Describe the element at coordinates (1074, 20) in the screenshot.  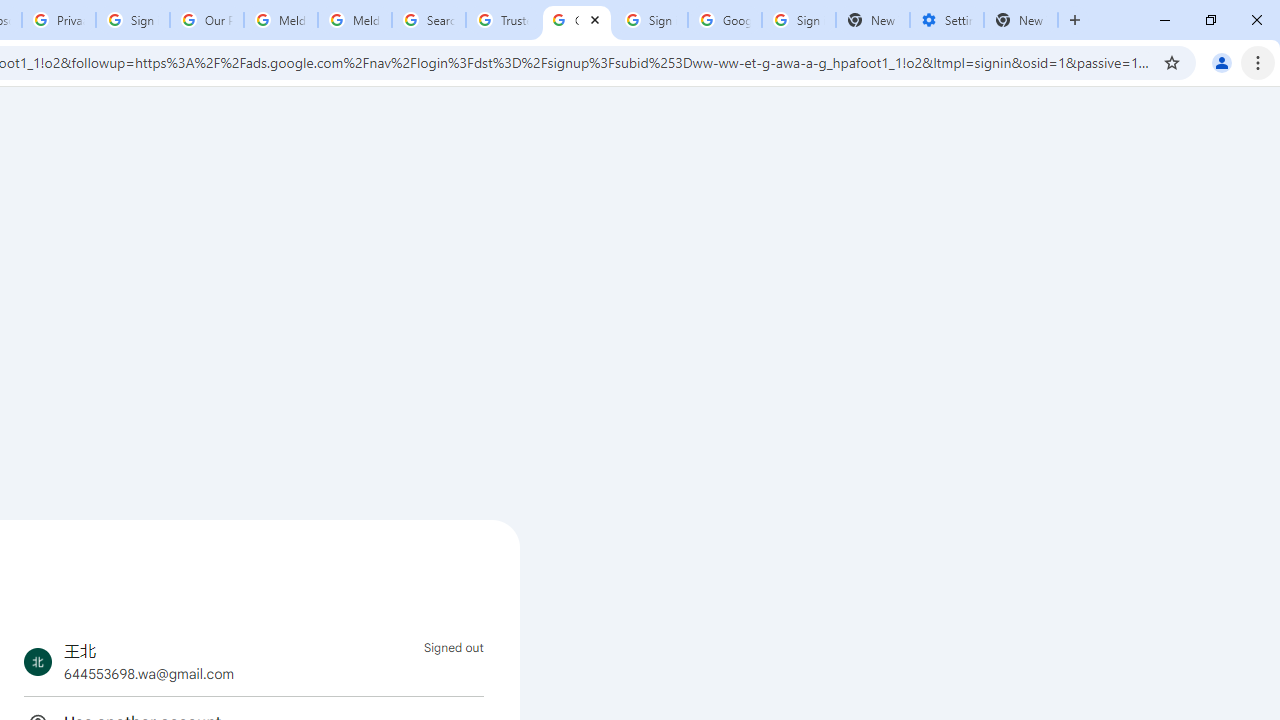
I see `'New Tab'` at that location.